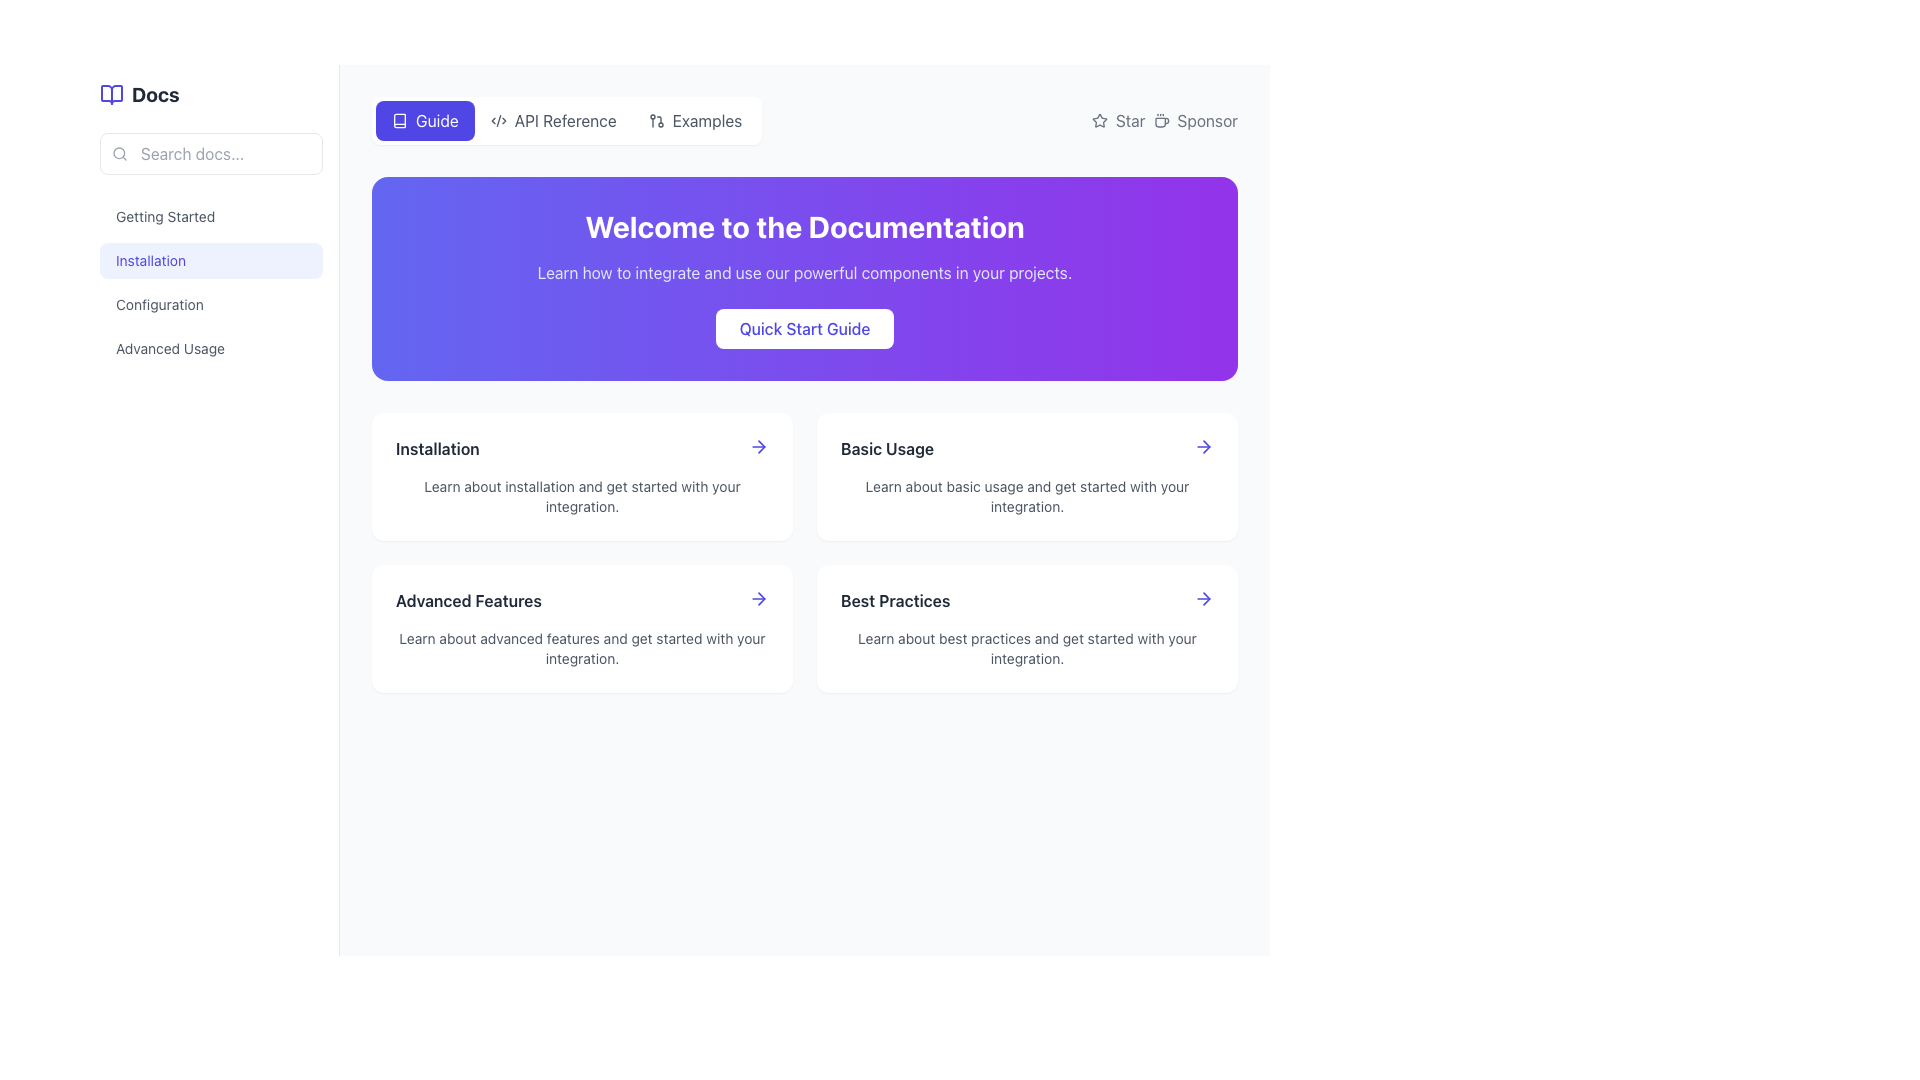 Image resolution: width=1920 pixels, height=1080 pixels. I want to click on the text label providing supplementary information for the 'Advanced Features' section, so click(581, 648).